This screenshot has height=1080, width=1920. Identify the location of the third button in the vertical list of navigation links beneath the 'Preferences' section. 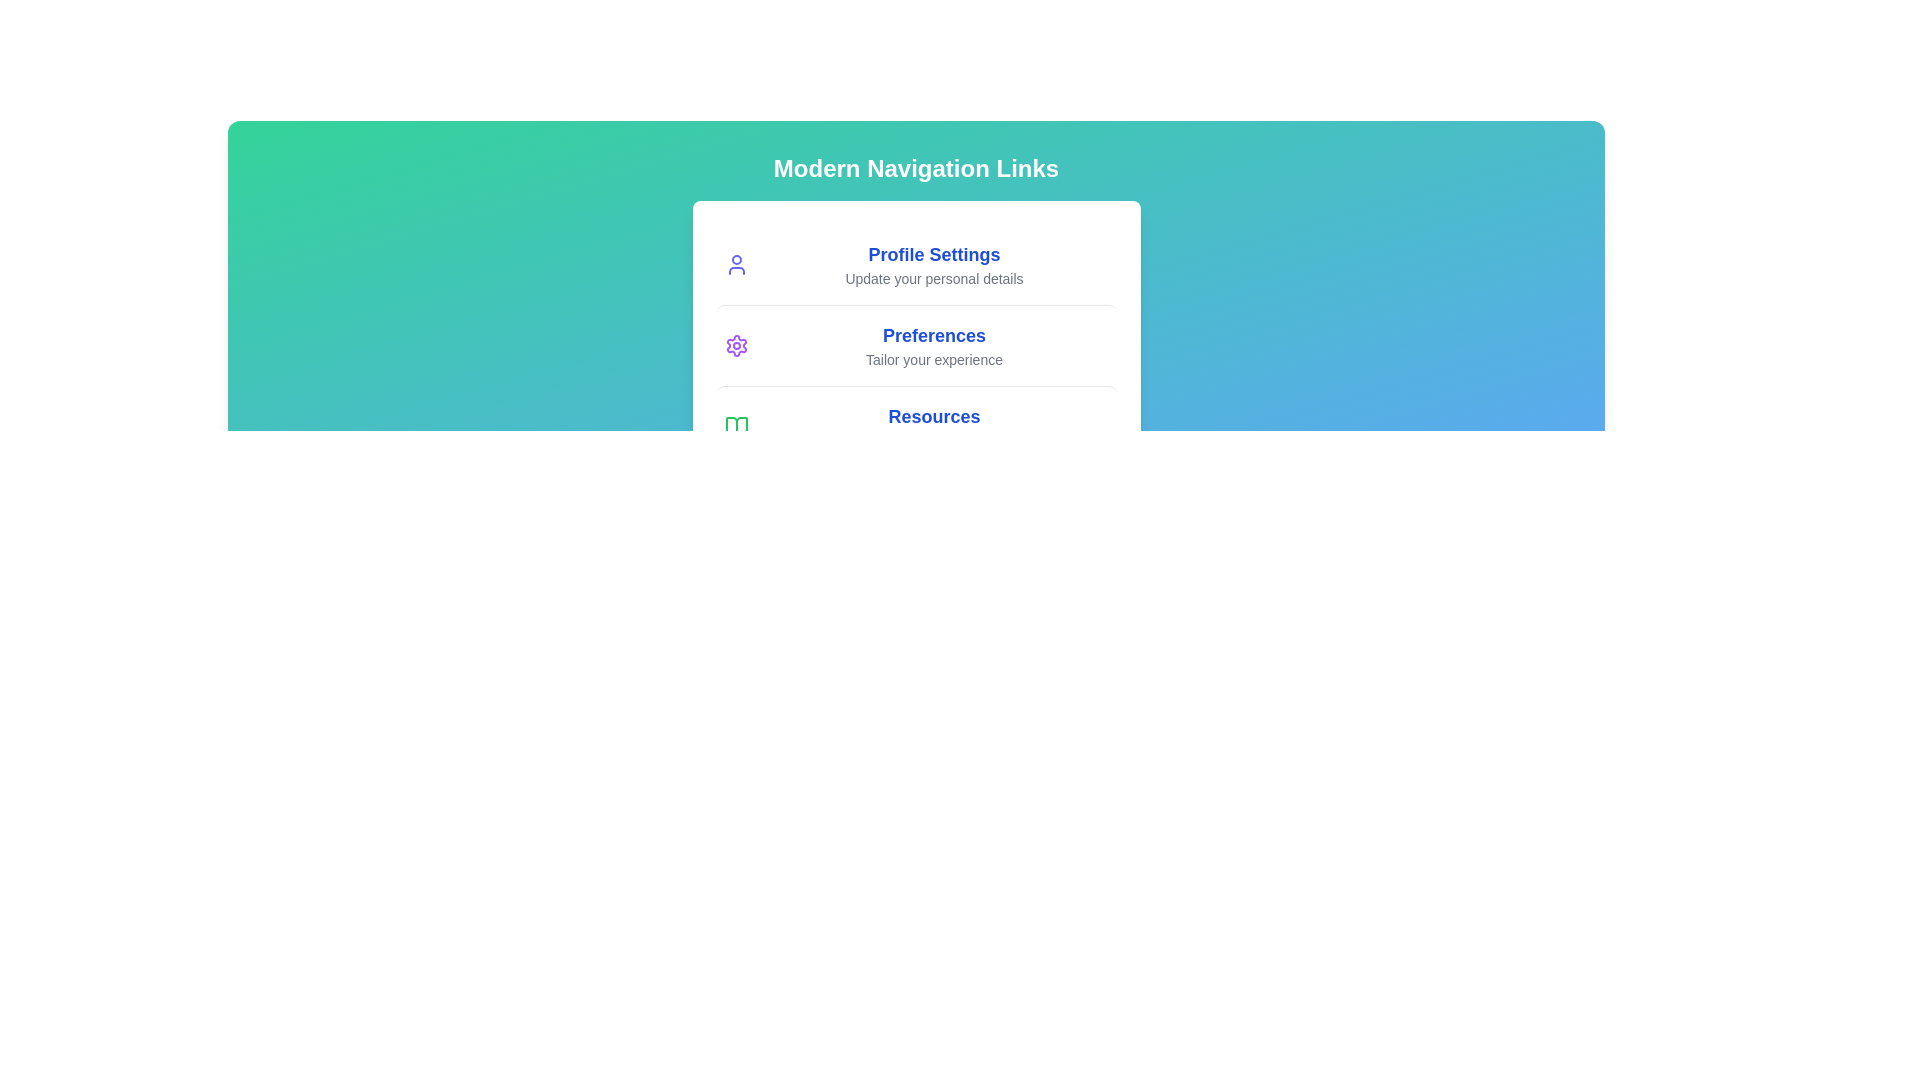
(915, 425).